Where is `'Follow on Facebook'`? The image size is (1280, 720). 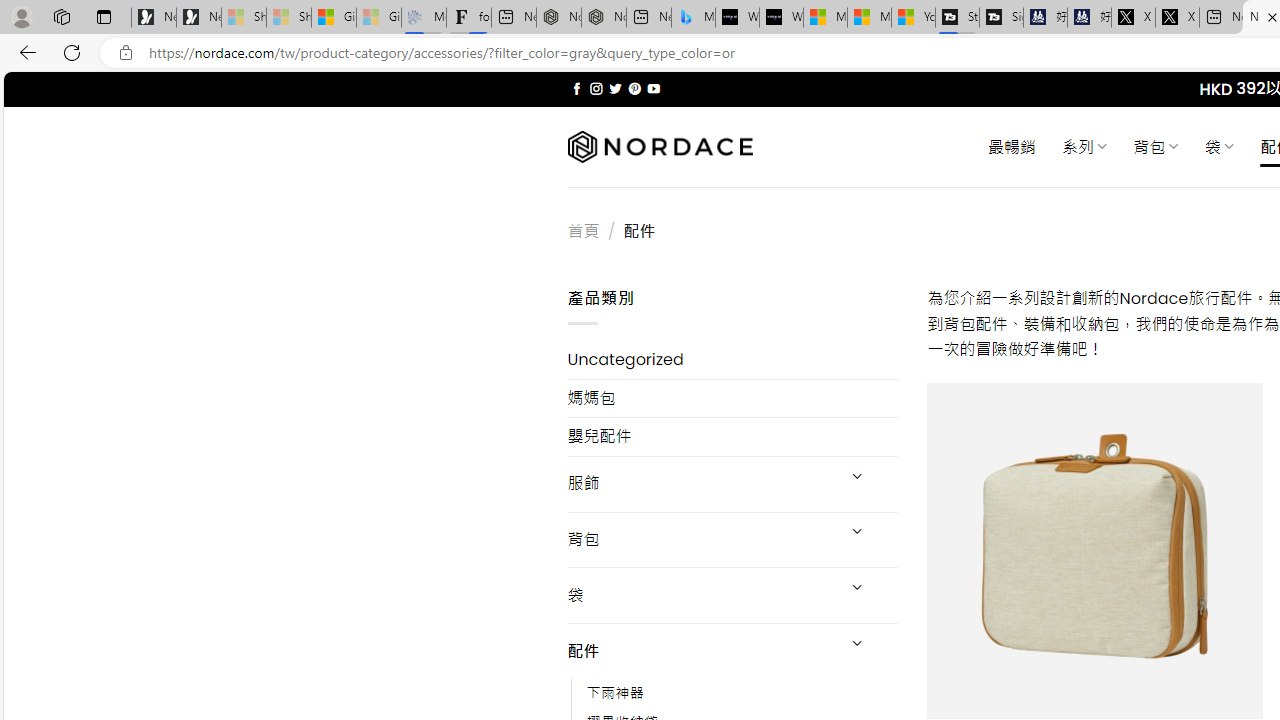 'Follow on Facebook' is located at coordinates (576, 88).